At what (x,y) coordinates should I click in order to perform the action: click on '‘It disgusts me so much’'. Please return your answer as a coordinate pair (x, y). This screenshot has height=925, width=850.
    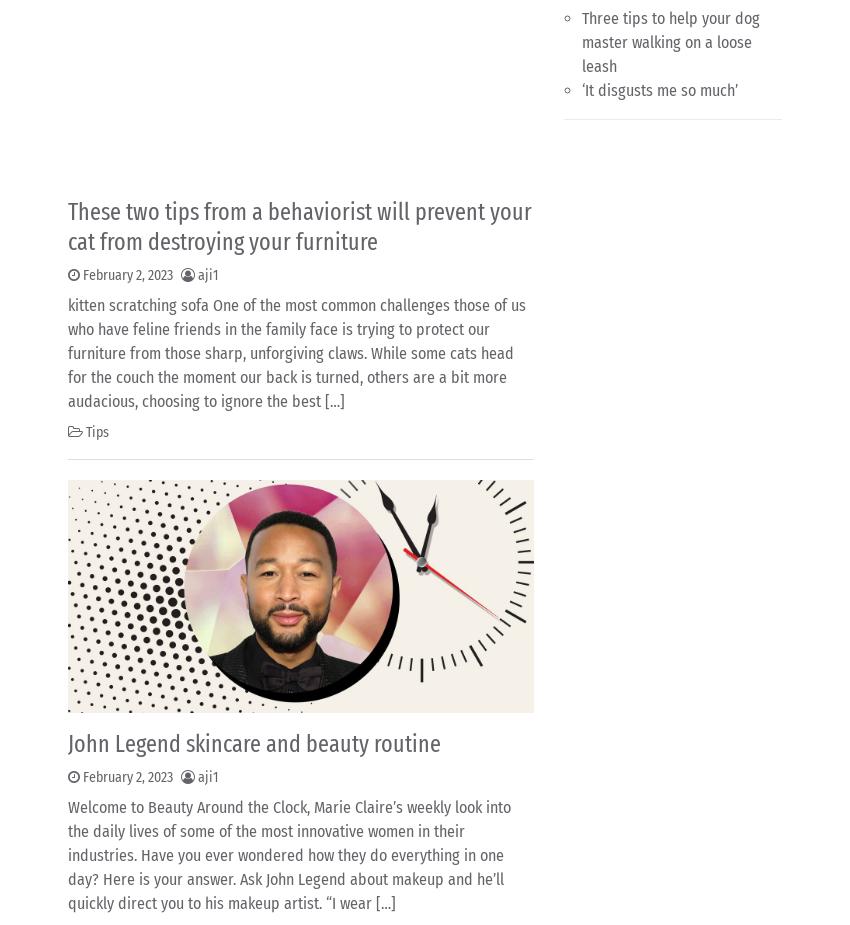
    Looking at the image, I should click on (68, 508).